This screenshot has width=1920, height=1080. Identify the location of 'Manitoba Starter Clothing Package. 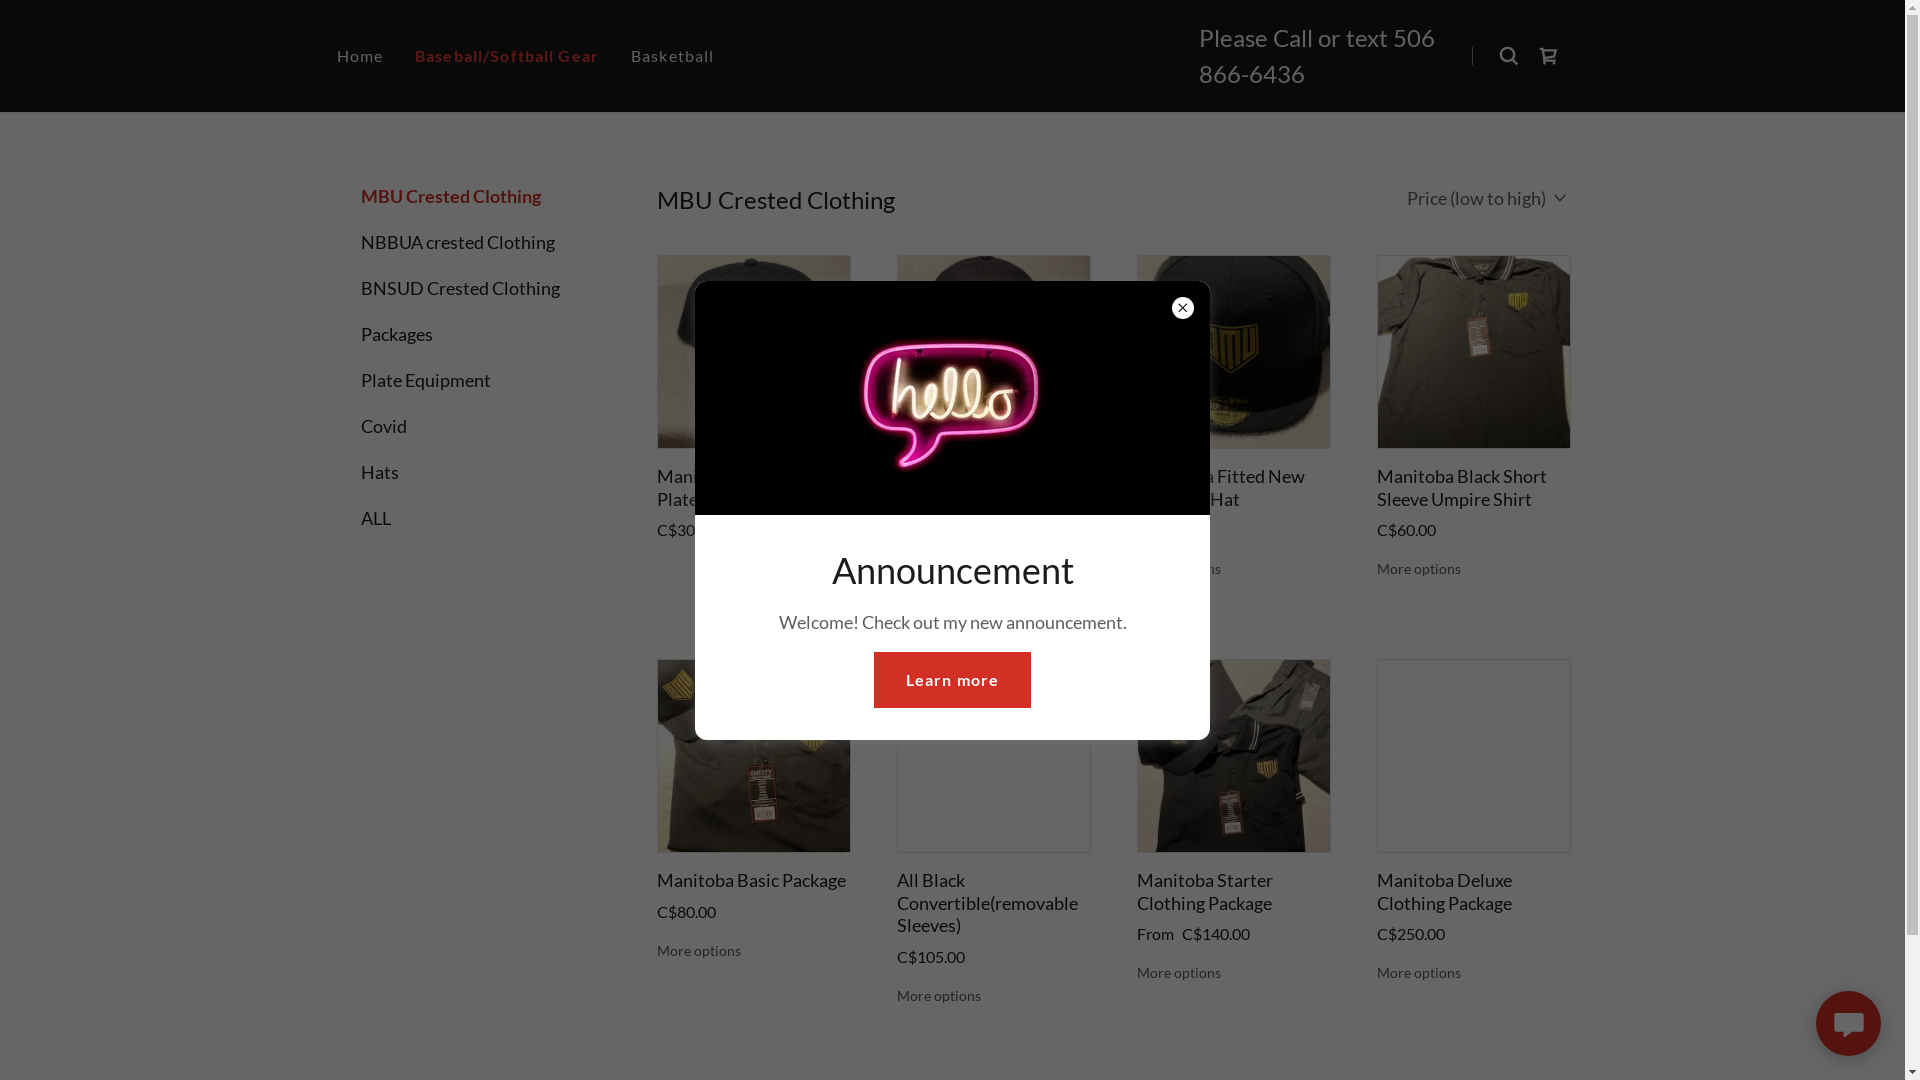
(1136, 821).